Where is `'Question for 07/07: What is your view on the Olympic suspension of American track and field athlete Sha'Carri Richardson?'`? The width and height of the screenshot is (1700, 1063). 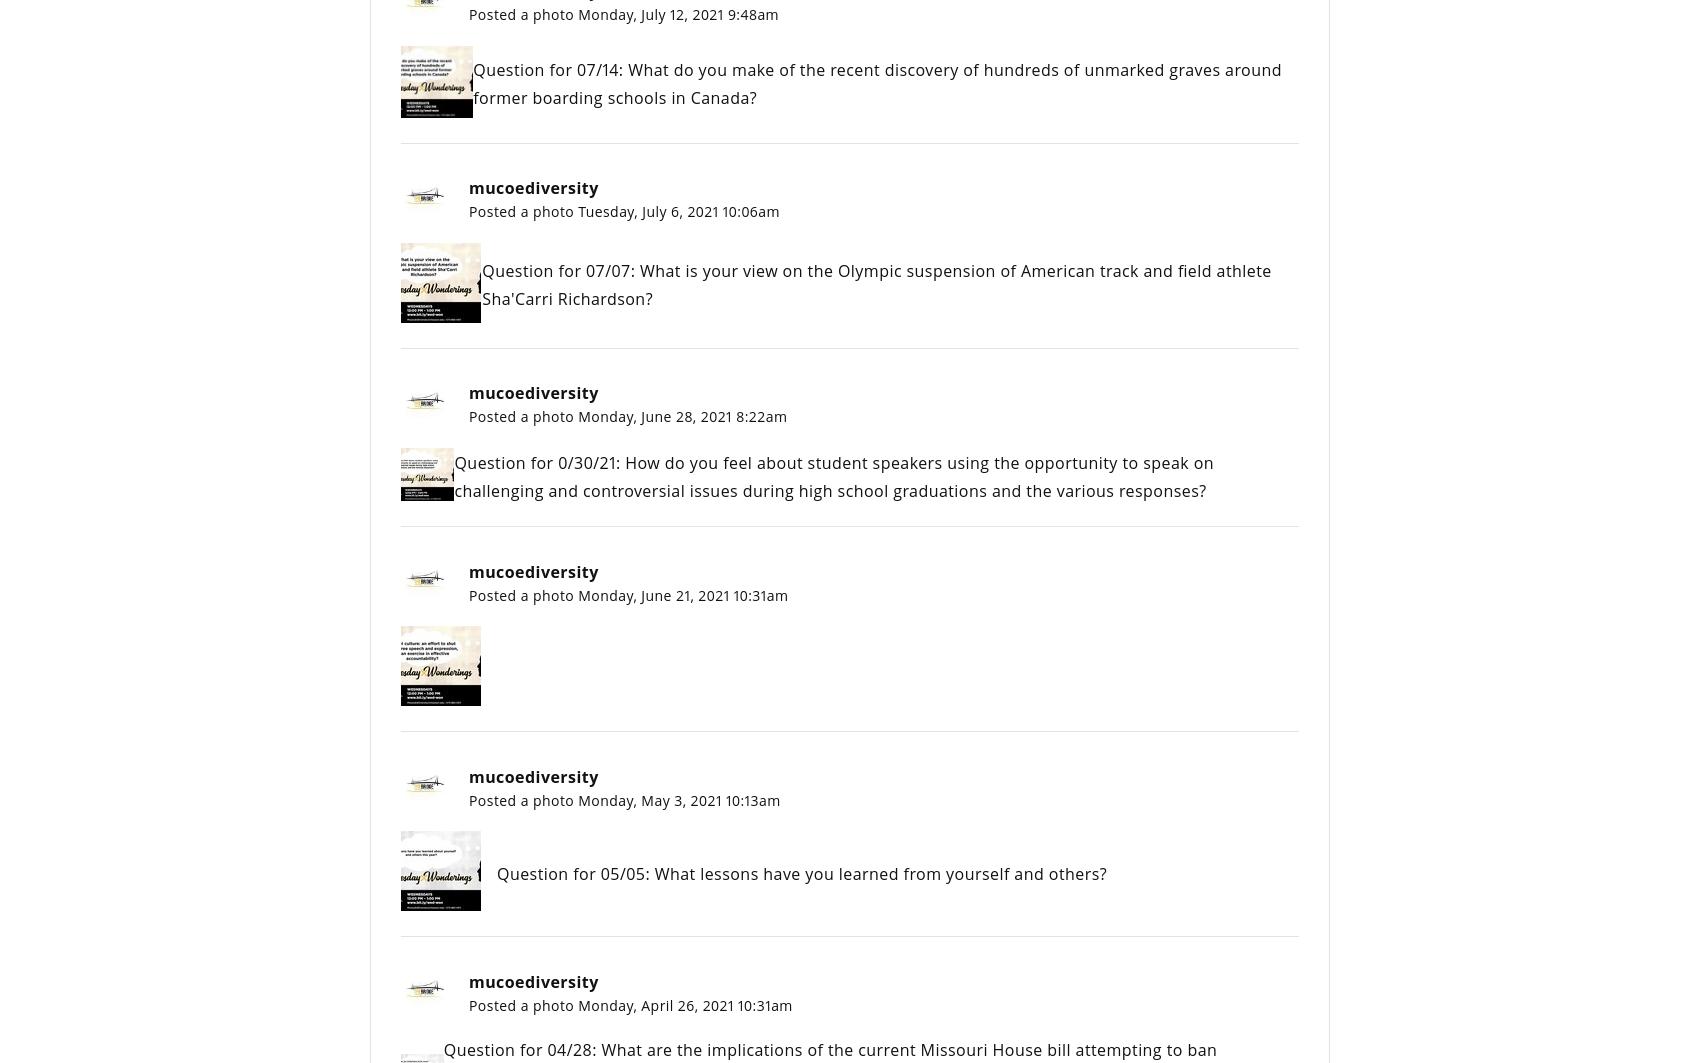 'Question for 07/07: What is your view on the Olympic suspension of American track and field athlete Sha'Carri Richardson?' is located at coordinates (876, 284).